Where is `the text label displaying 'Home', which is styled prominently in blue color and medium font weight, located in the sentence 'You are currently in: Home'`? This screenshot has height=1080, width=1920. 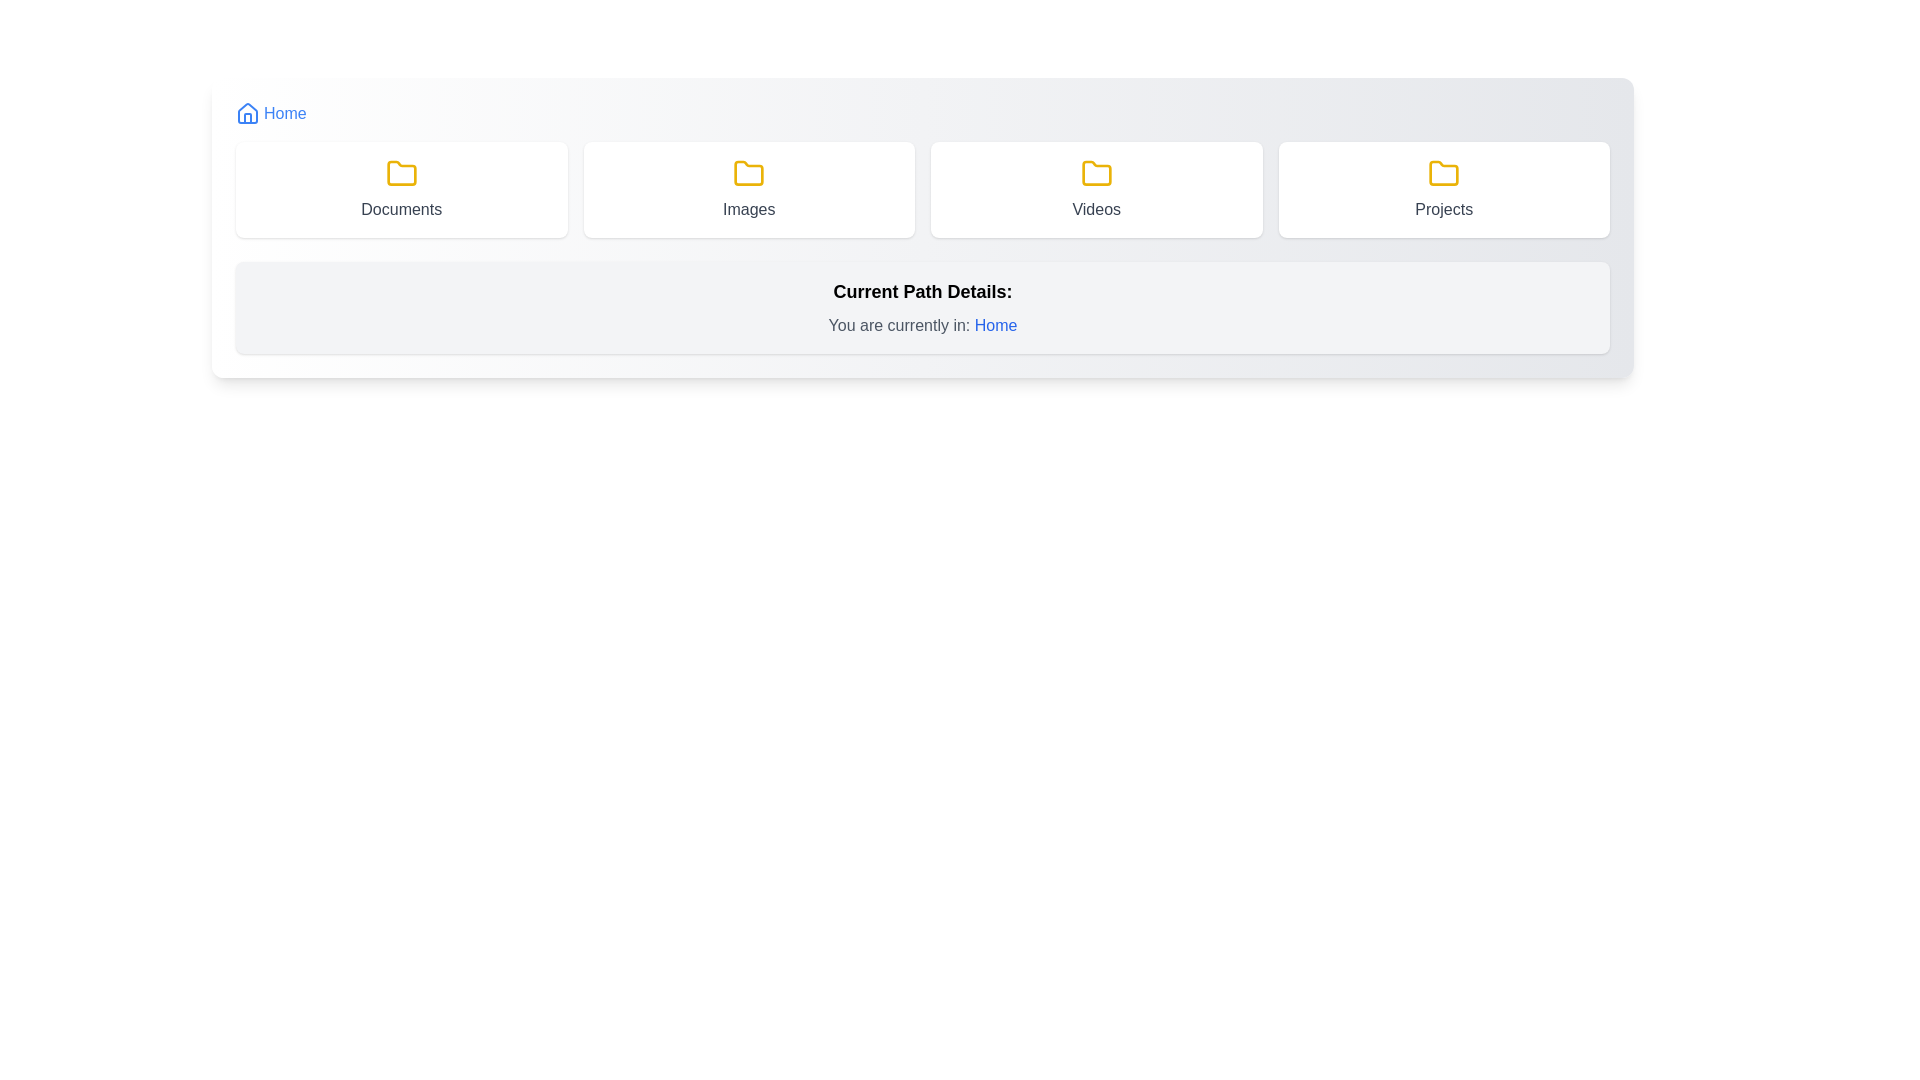
the text label displaying 'Home', which is styled prominently in blue color and medium font weight, located in the sentence 'You are currently in: Home' is located at coordinates (996, 324).